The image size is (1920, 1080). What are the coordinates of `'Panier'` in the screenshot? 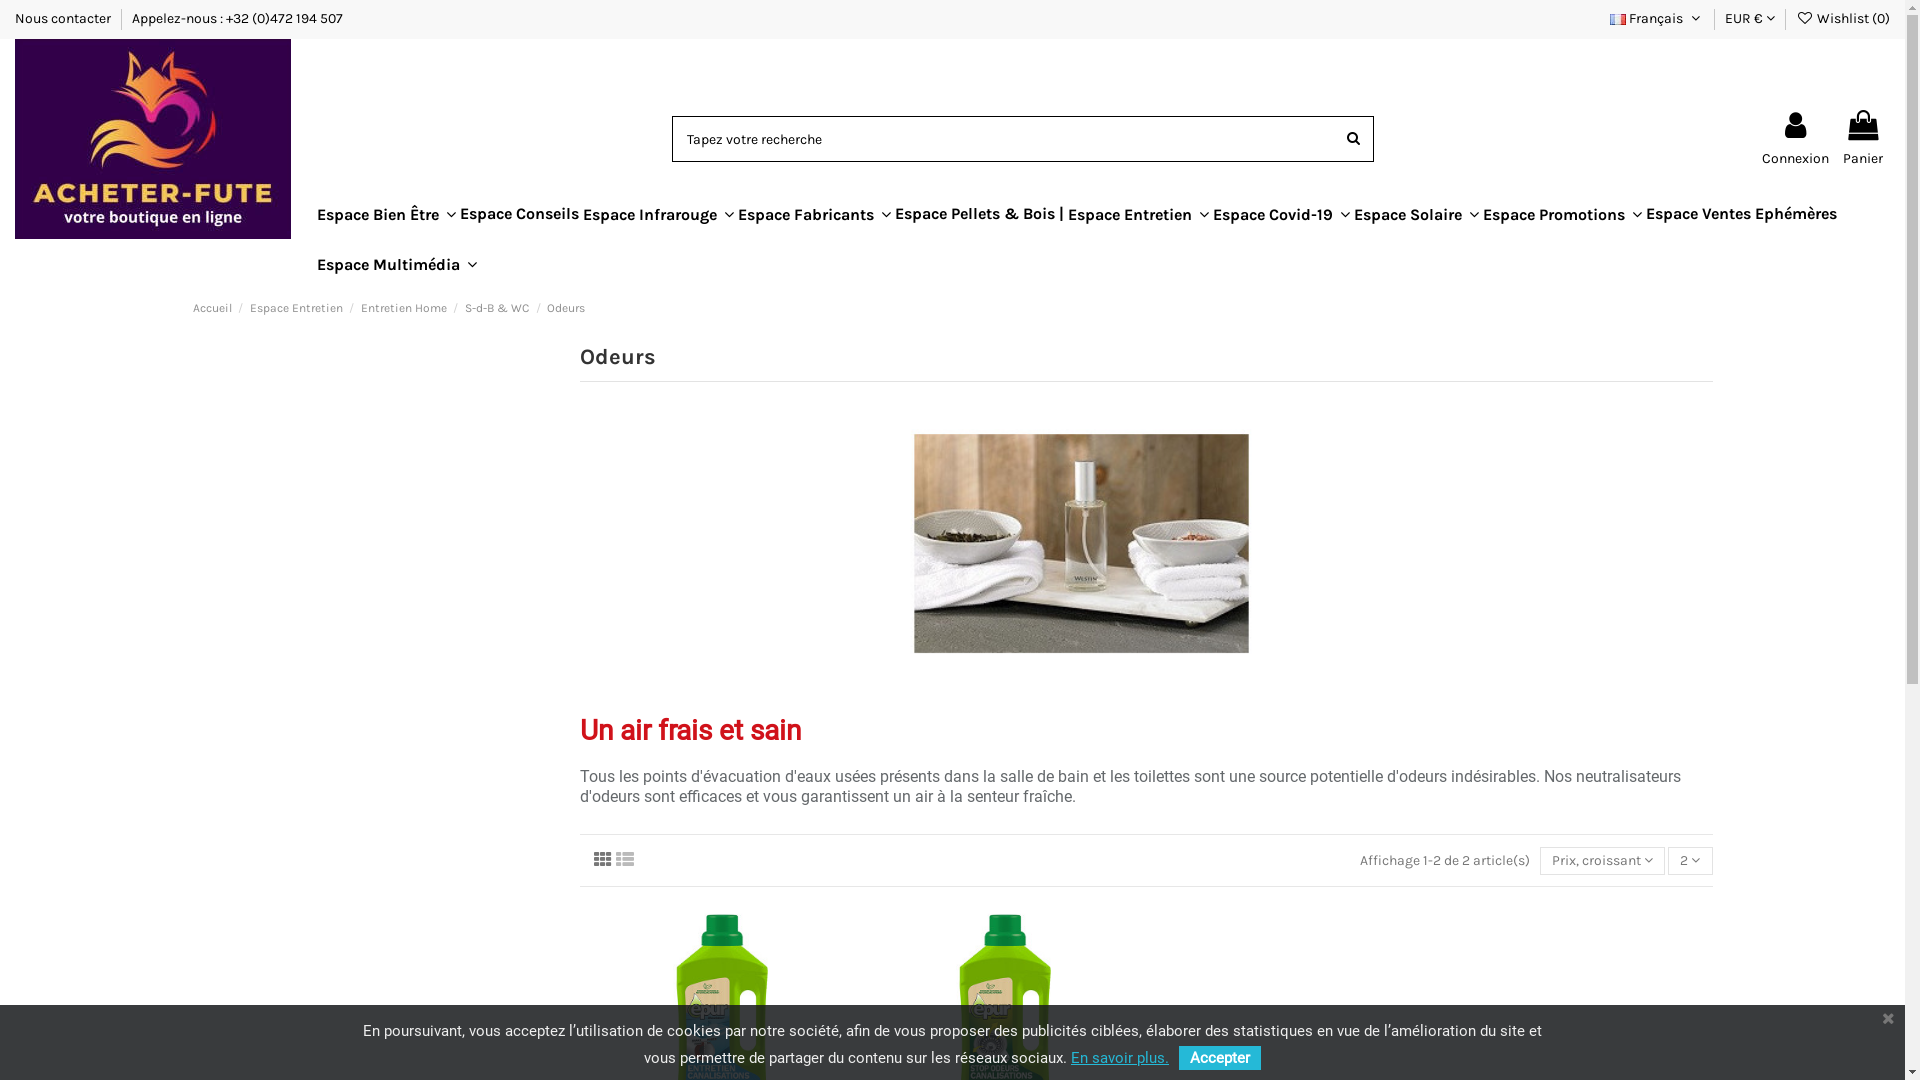 It's located at (1861, 137).